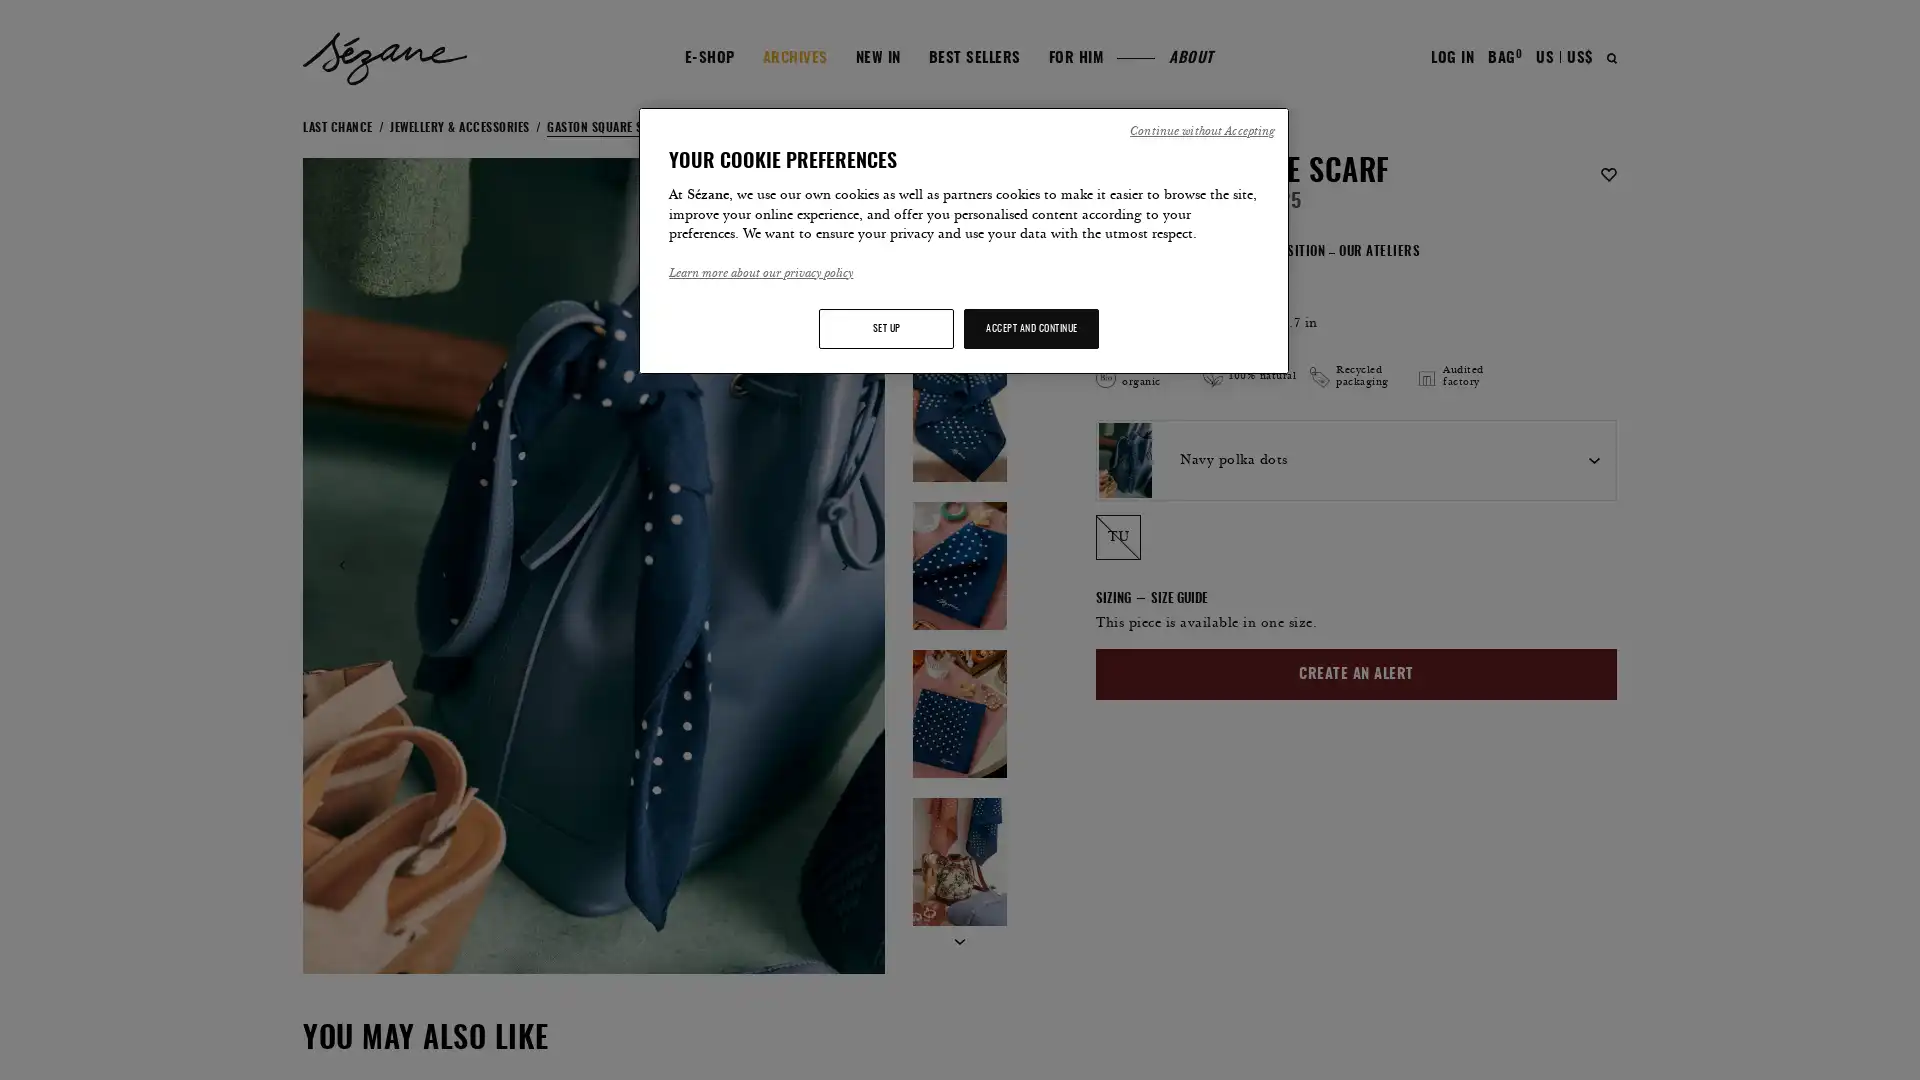 The height and width of the screenshot is (1080, 1920). Describe the element at coordinates (958, 188) in the screenshot. I see `front.slider.prev_slide` at that location.